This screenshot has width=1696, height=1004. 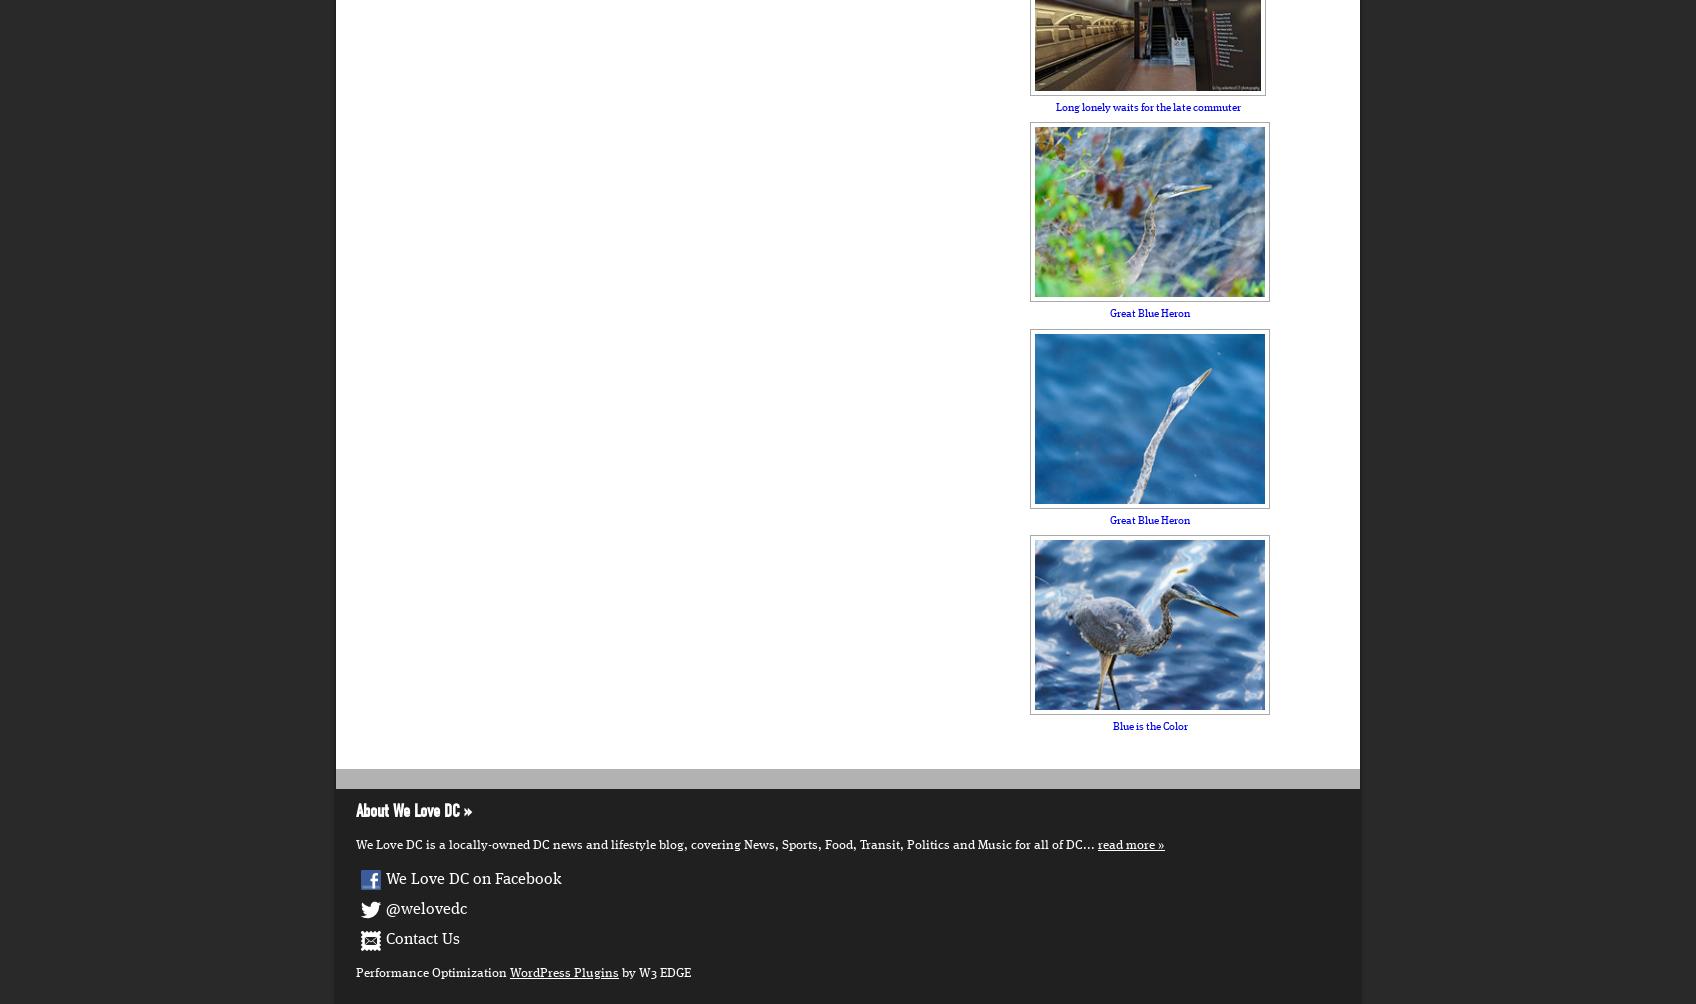 What do you see at coordinates (563, 971) in the screenshot?
I see `'WordPress Plugins'` at bounding box center [563, 971].